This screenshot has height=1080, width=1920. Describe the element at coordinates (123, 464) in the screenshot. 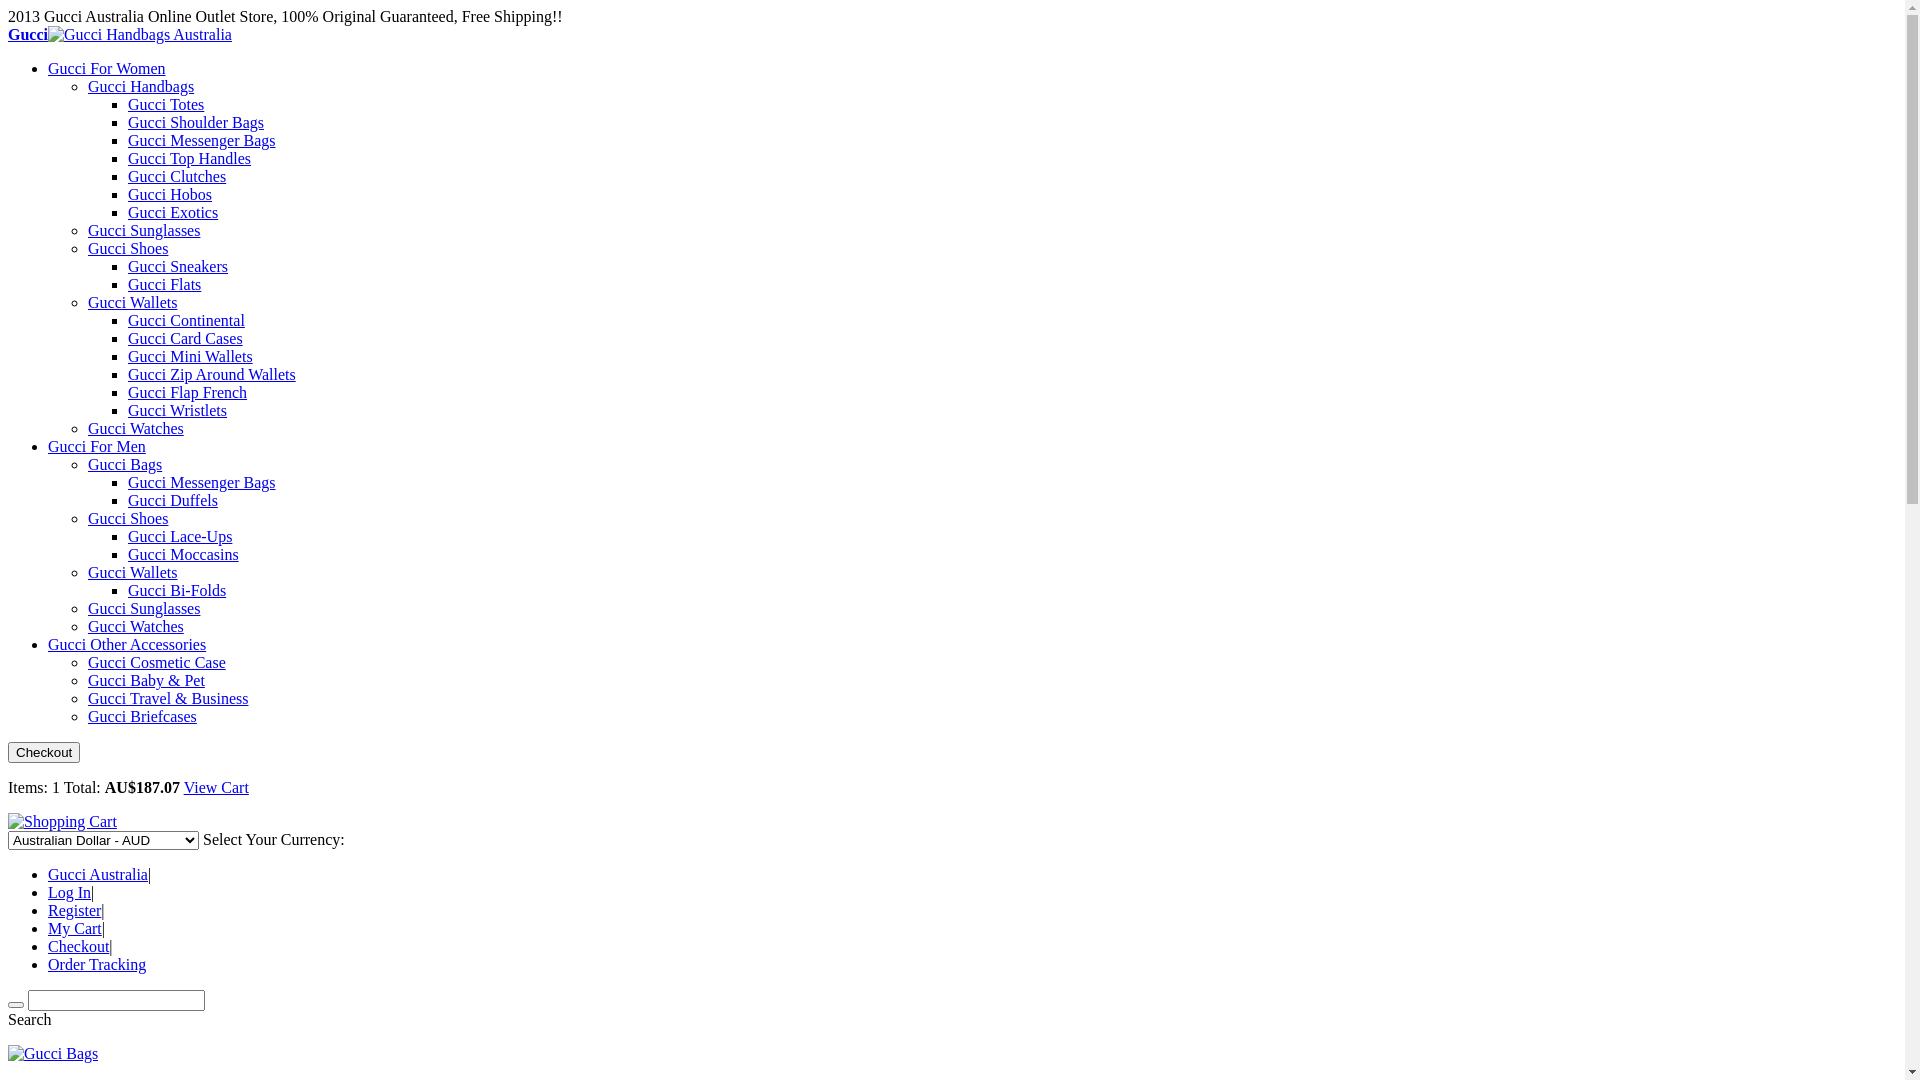

I see `'Gucci Bags'` at that location.